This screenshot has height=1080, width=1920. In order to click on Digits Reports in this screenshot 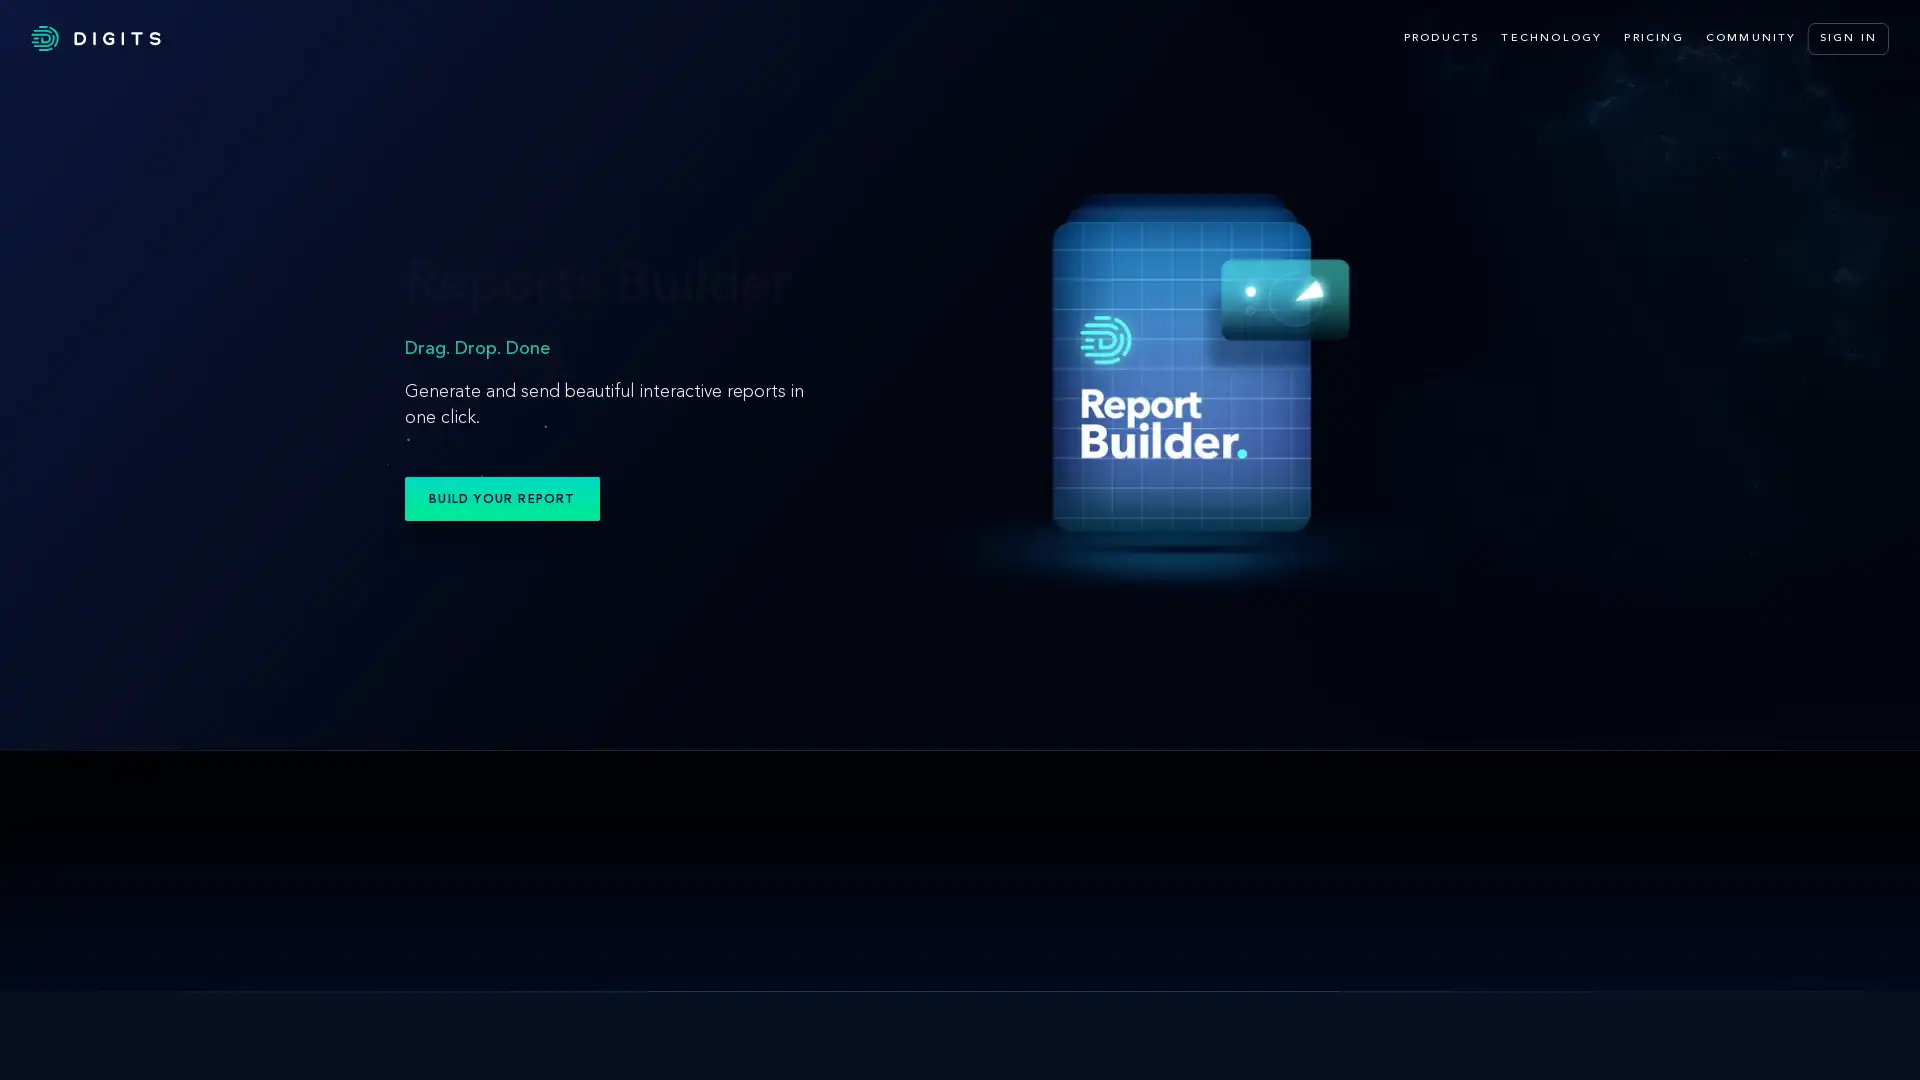, I will do `click(720, 623)`.